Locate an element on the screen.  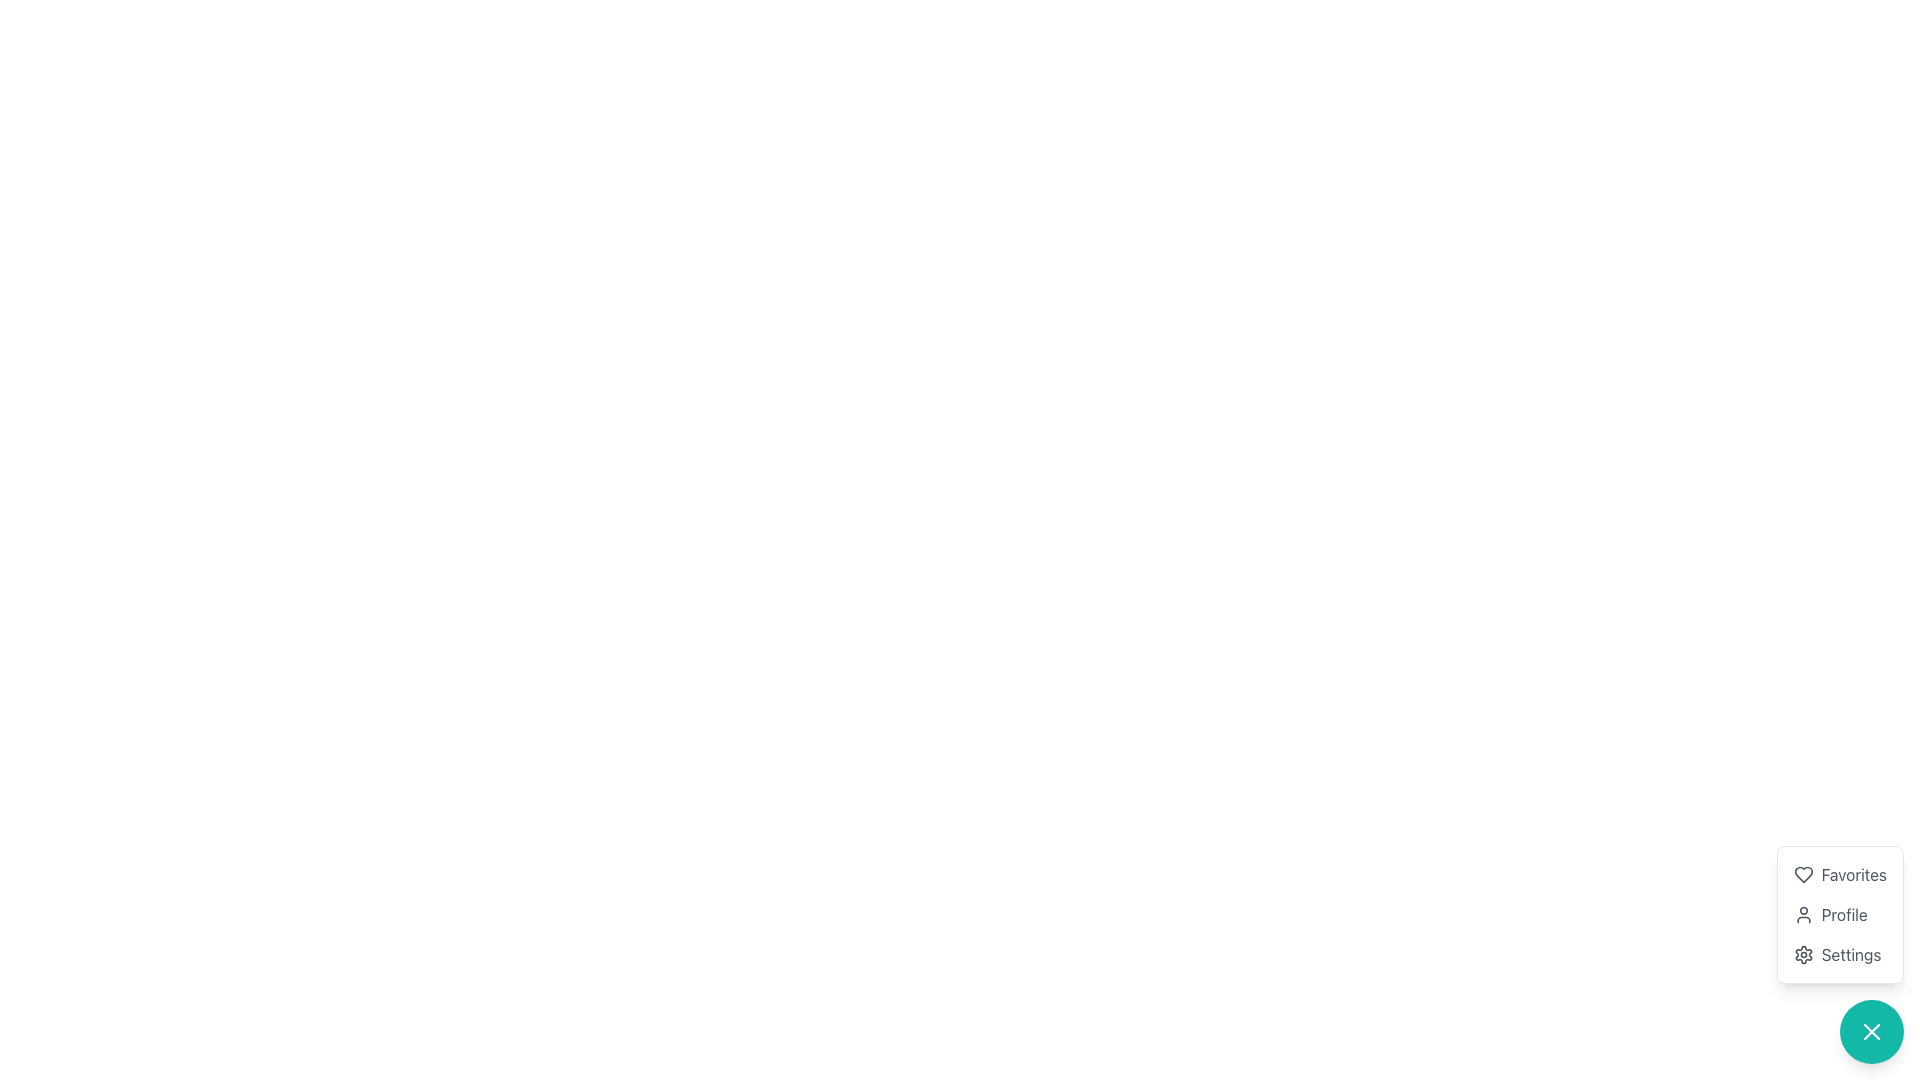
the heart icon located to the left of the 'Favorites' text in the vertical menu at the bottom-right corner of the interface is located at coordinates (1803, 874).